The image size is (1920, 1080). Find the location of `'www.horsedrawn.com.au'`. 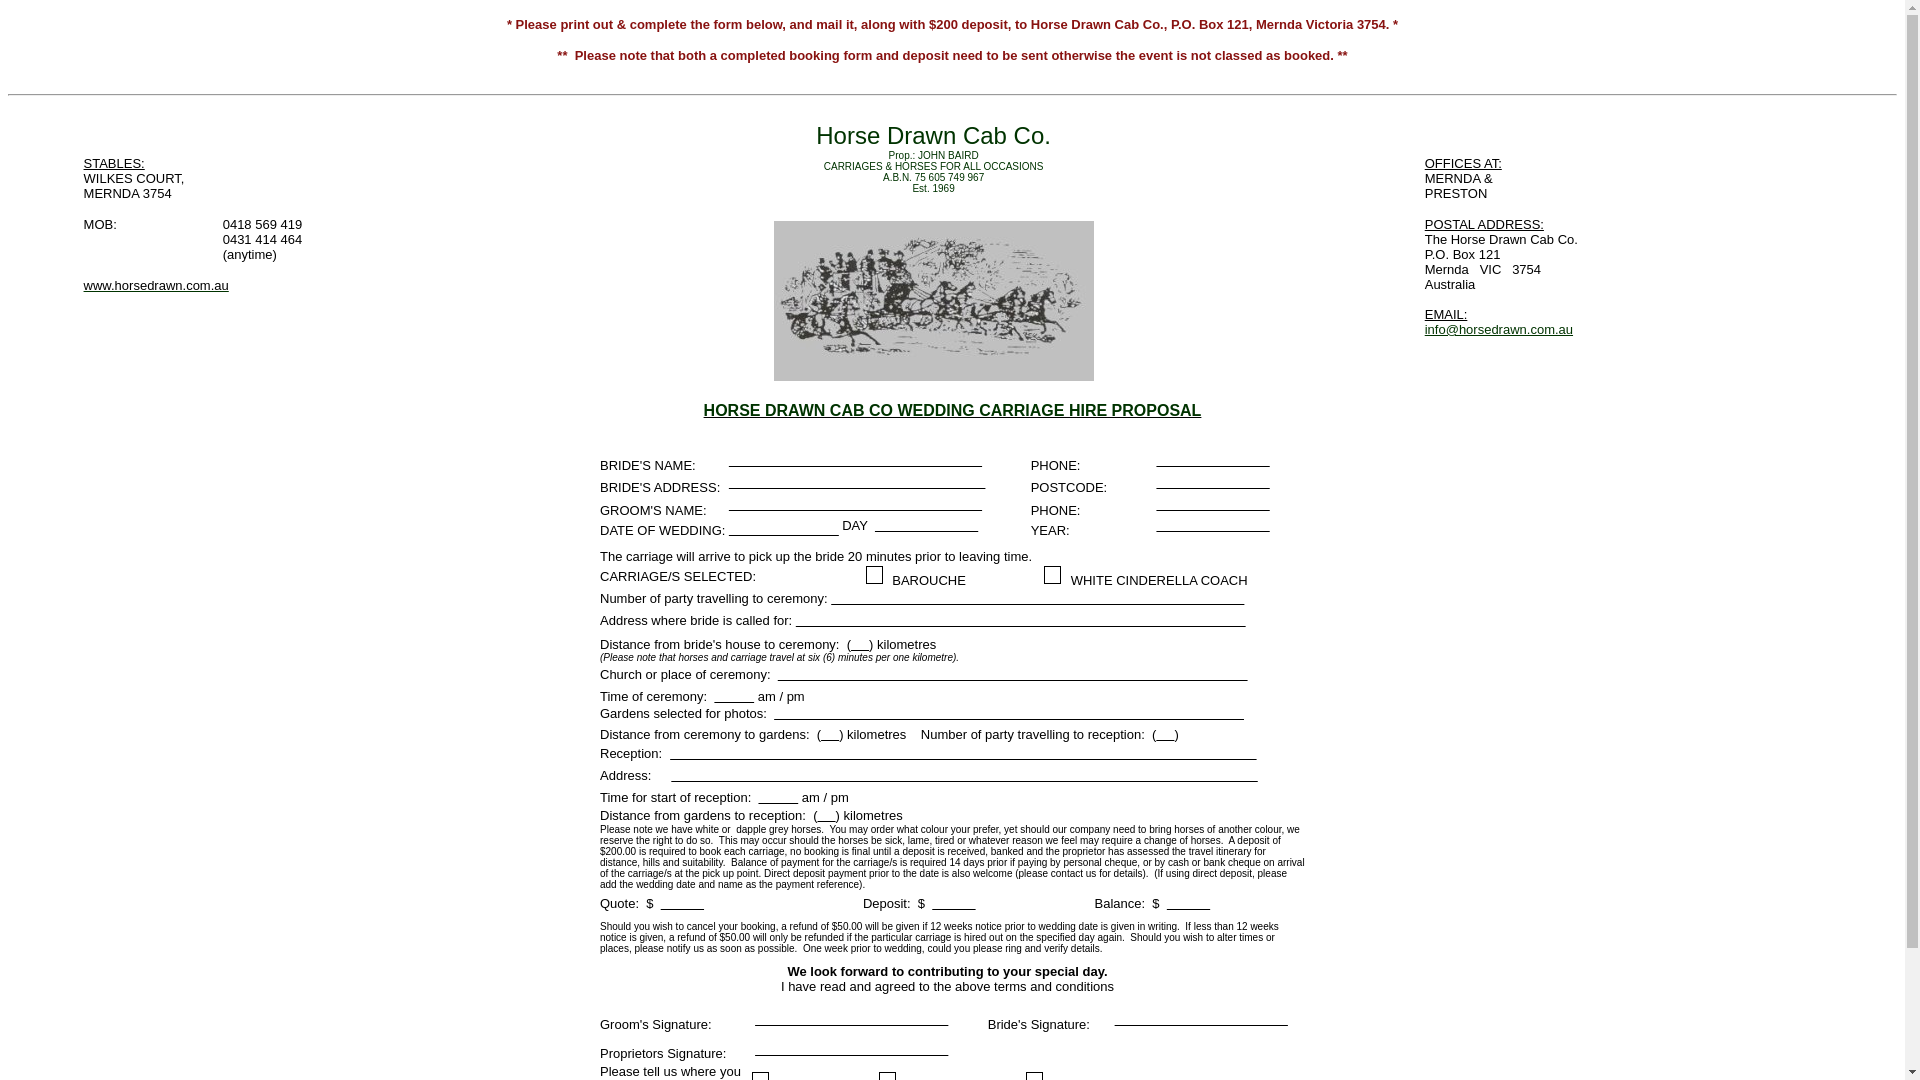

'www.horsedrawn.com.au' is located at coordinates (82, 290).